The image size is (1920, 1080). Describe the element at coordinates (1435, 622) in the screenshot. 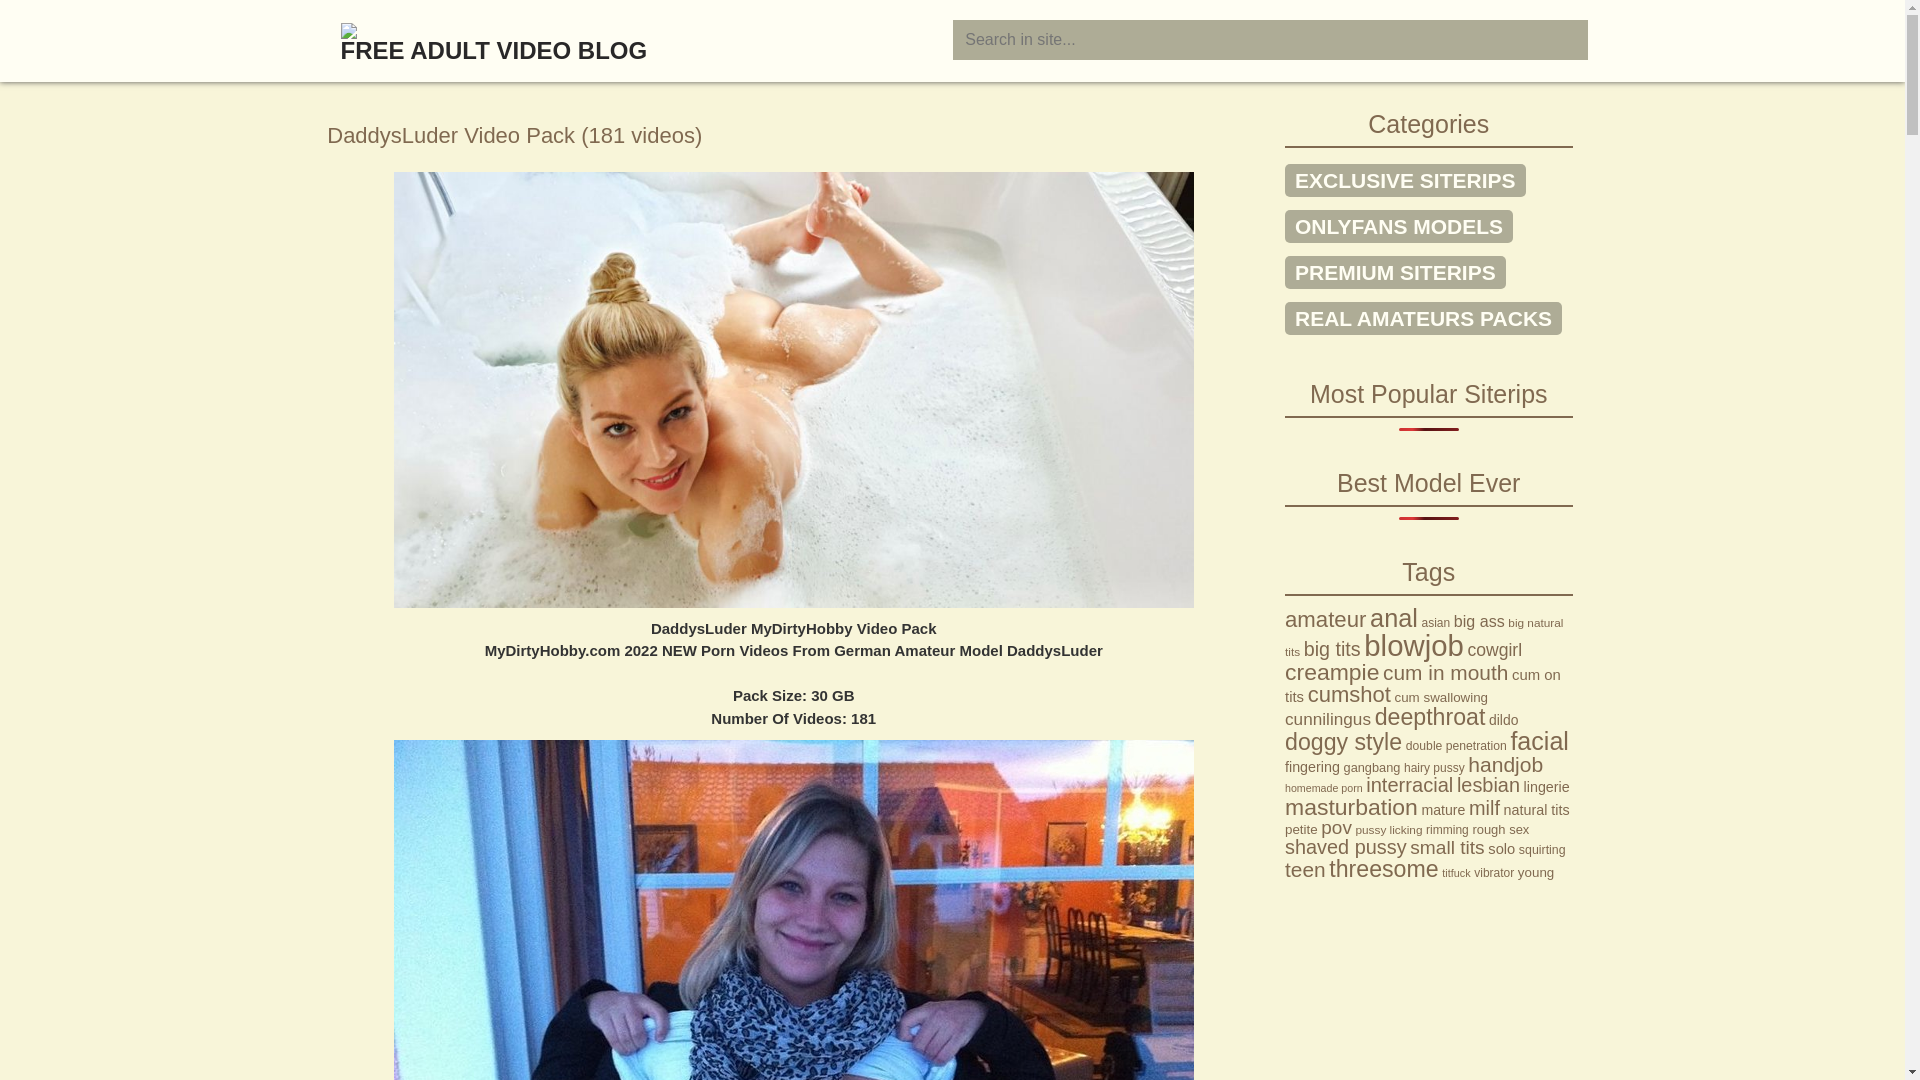

I see `'asian'` at that location.